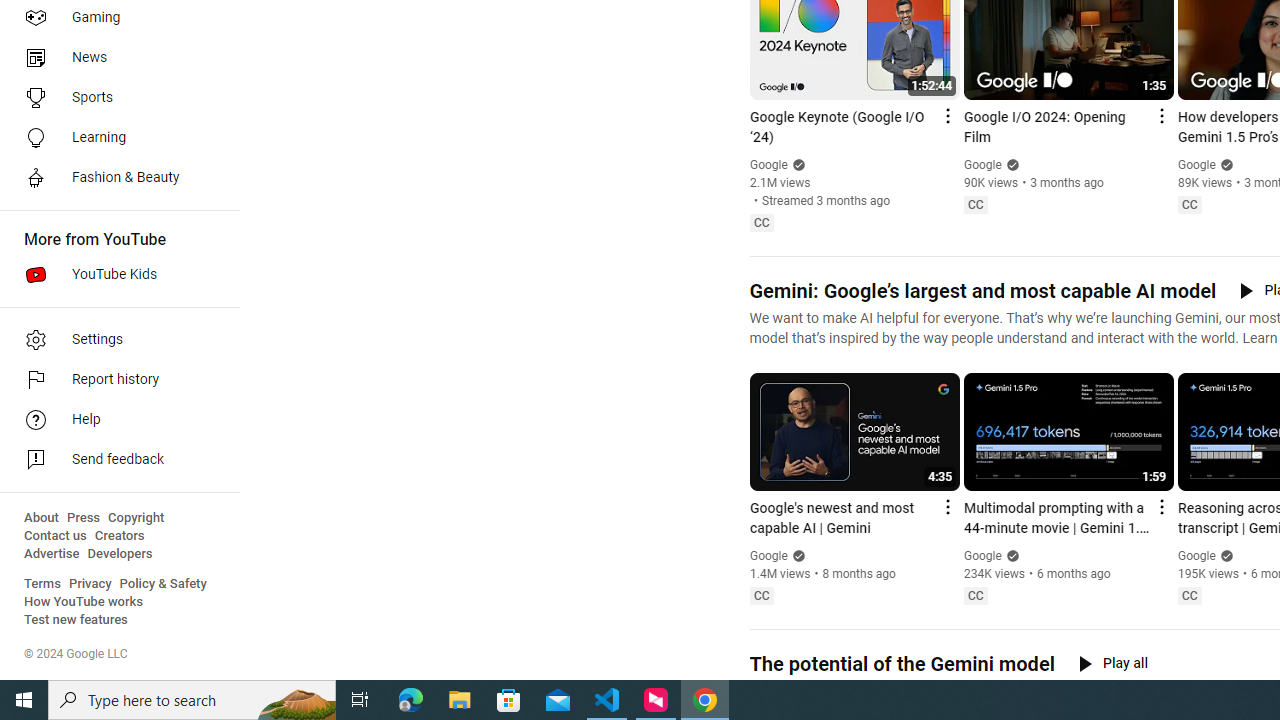 The height and width of the screenshot is (720, 1280). I want to click on 'Policy & Safety', so click(163, 584).